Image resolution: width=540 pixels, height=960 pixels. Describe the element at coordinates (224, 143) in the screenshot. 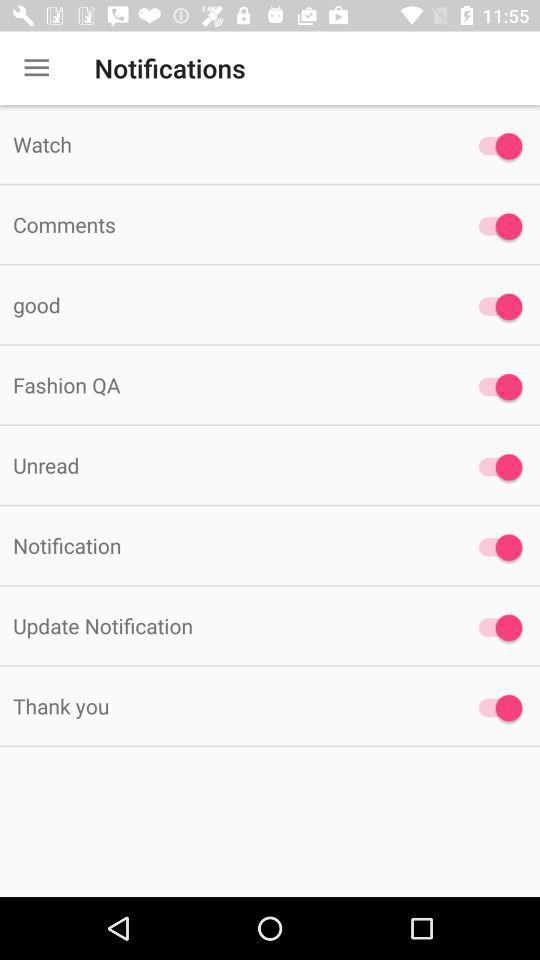

I see `icon above the comments` at that location.